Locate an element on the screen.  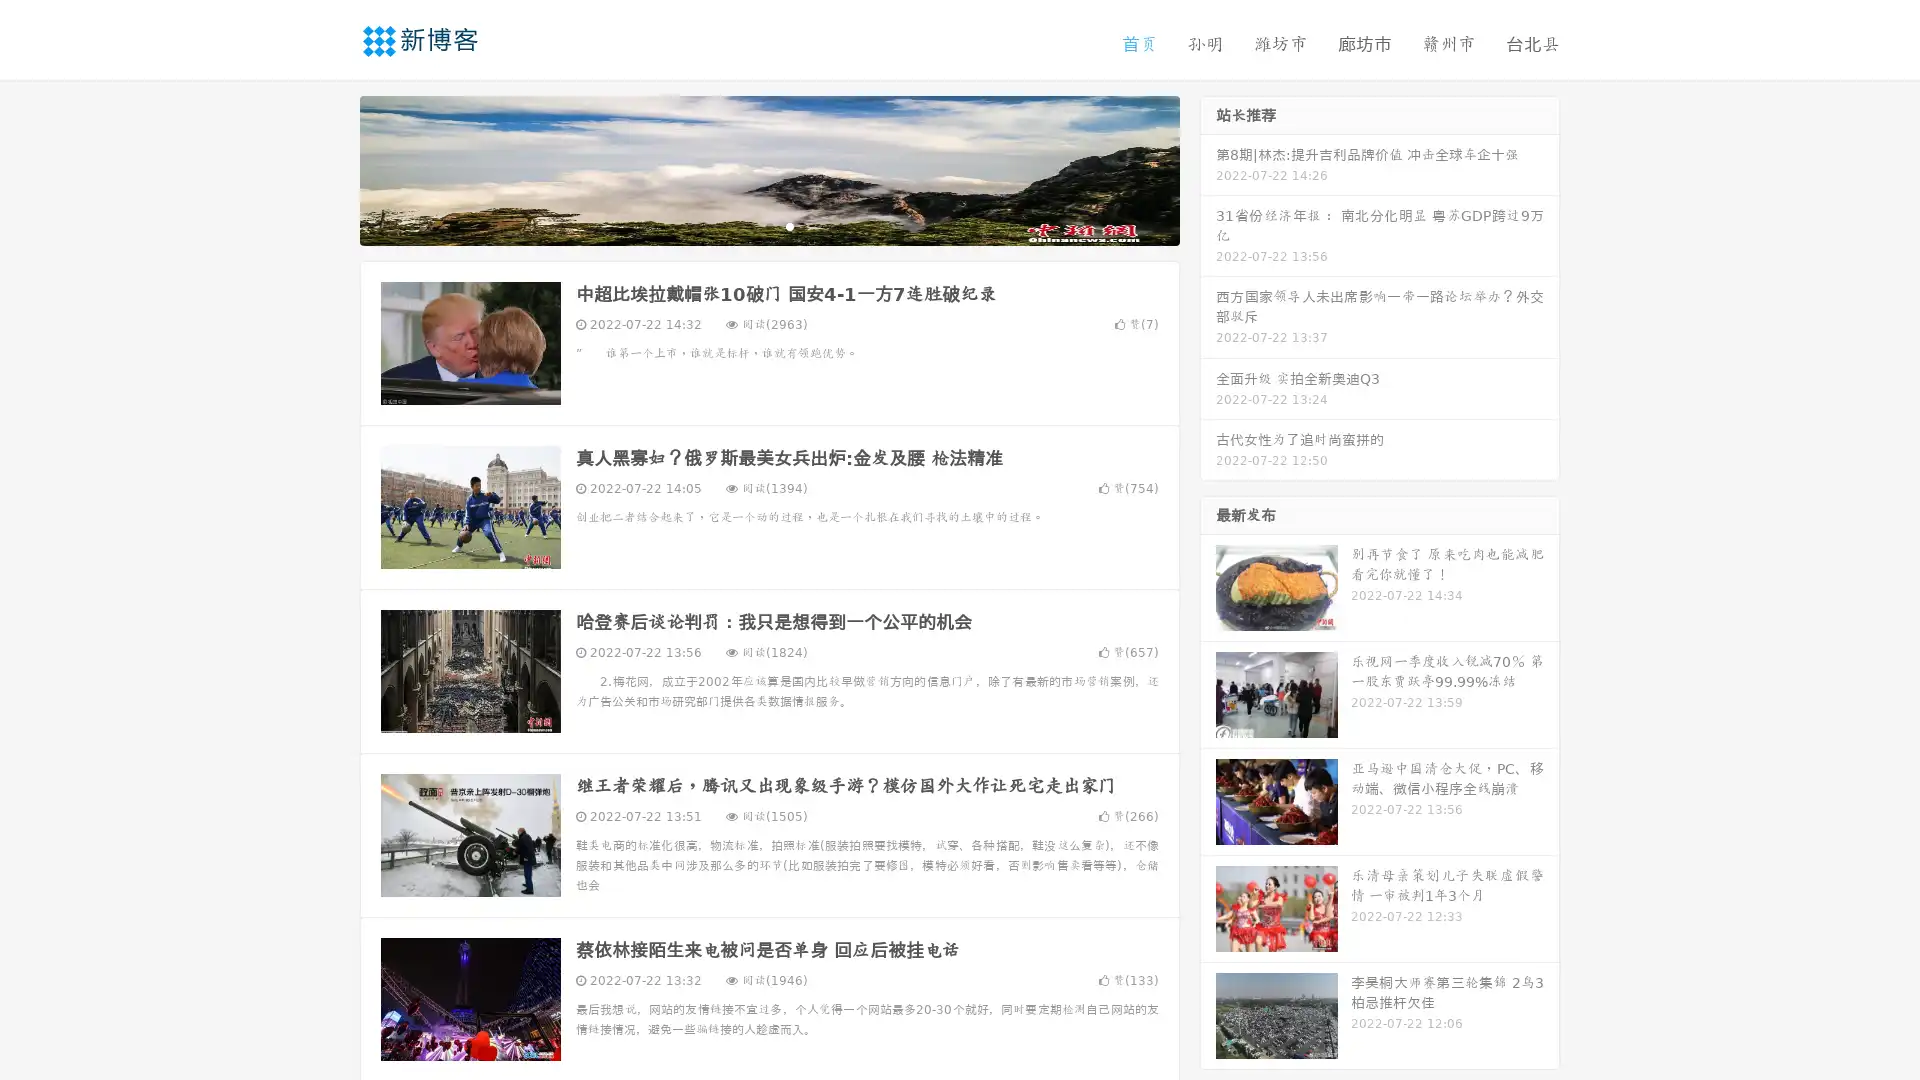
Previous slide is located at coordinates (330, 168).